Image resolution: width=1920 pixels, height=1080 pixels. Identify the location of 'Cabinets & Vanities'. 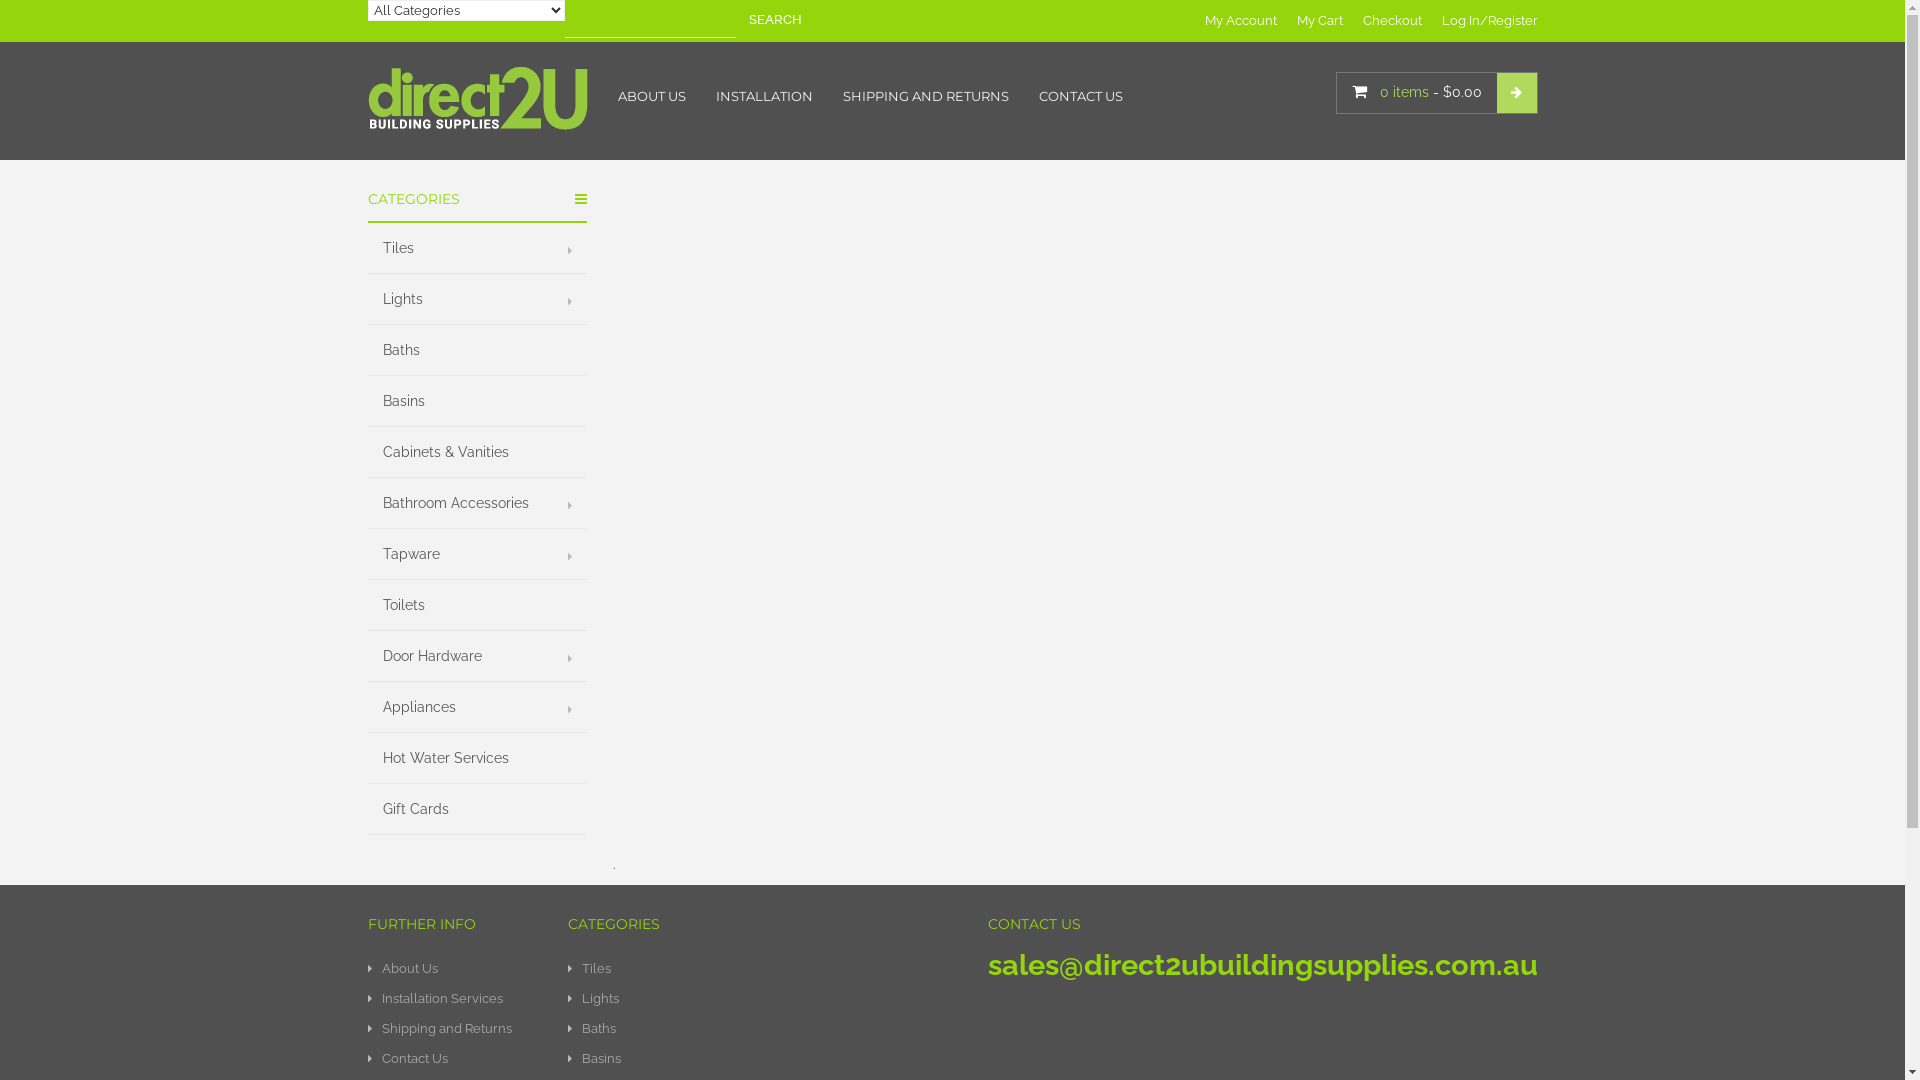
(477, 452).